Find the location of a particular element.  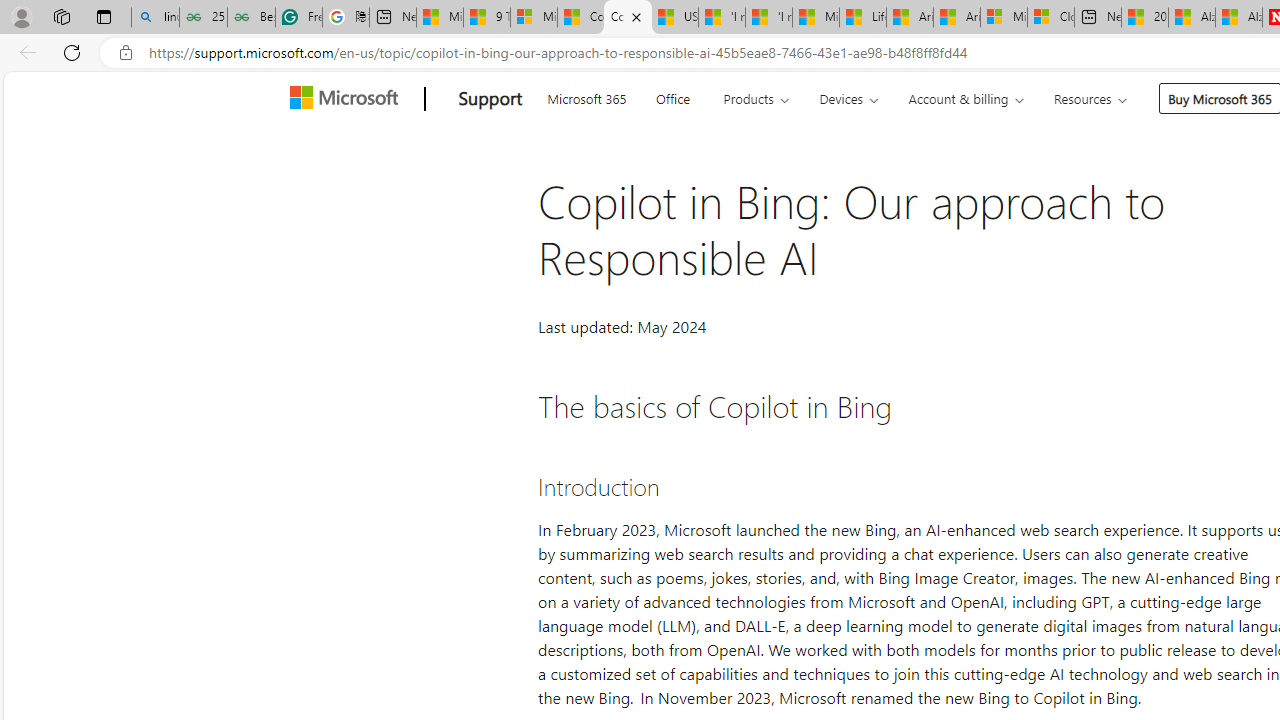

'Lifestyle - MSN' is located at coordinates (862, 17).